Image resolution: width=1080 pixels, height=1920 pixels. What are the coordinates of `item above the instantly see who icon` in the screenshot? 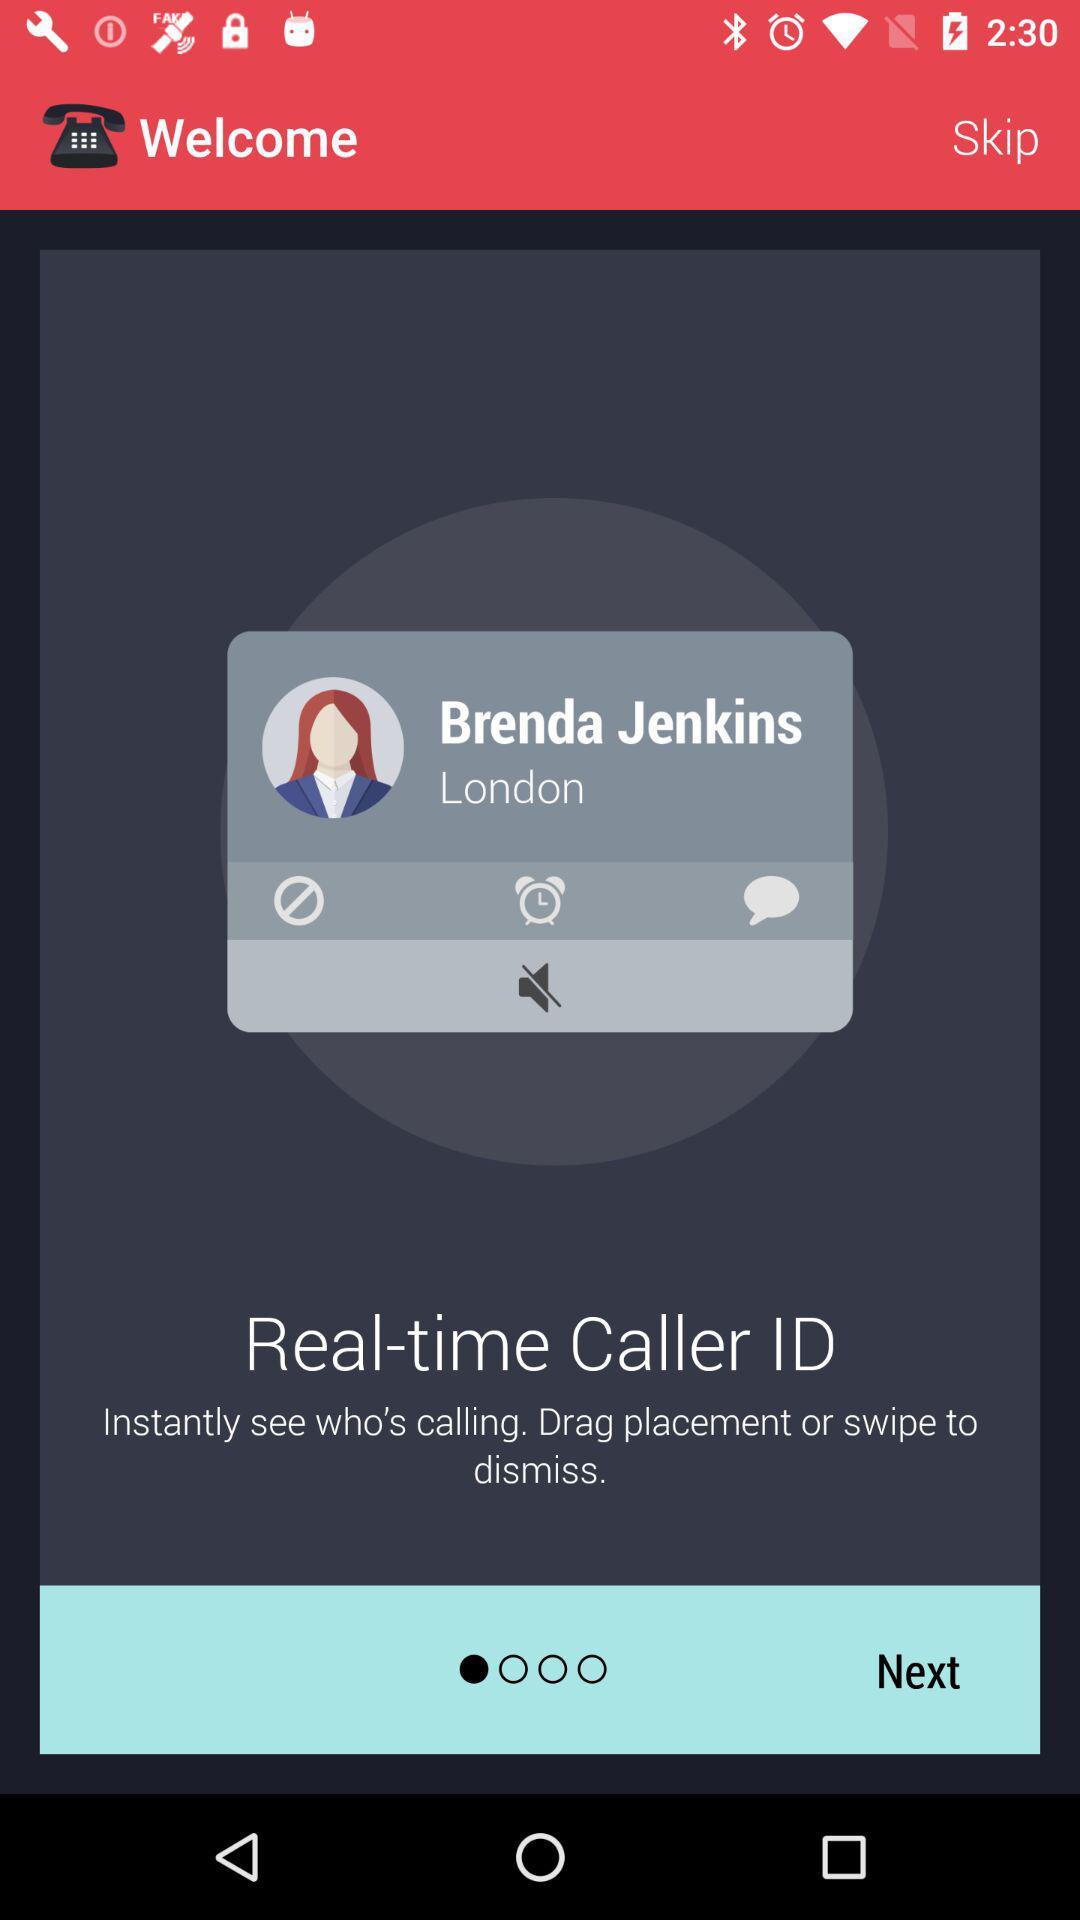 It's located at (995, 135).